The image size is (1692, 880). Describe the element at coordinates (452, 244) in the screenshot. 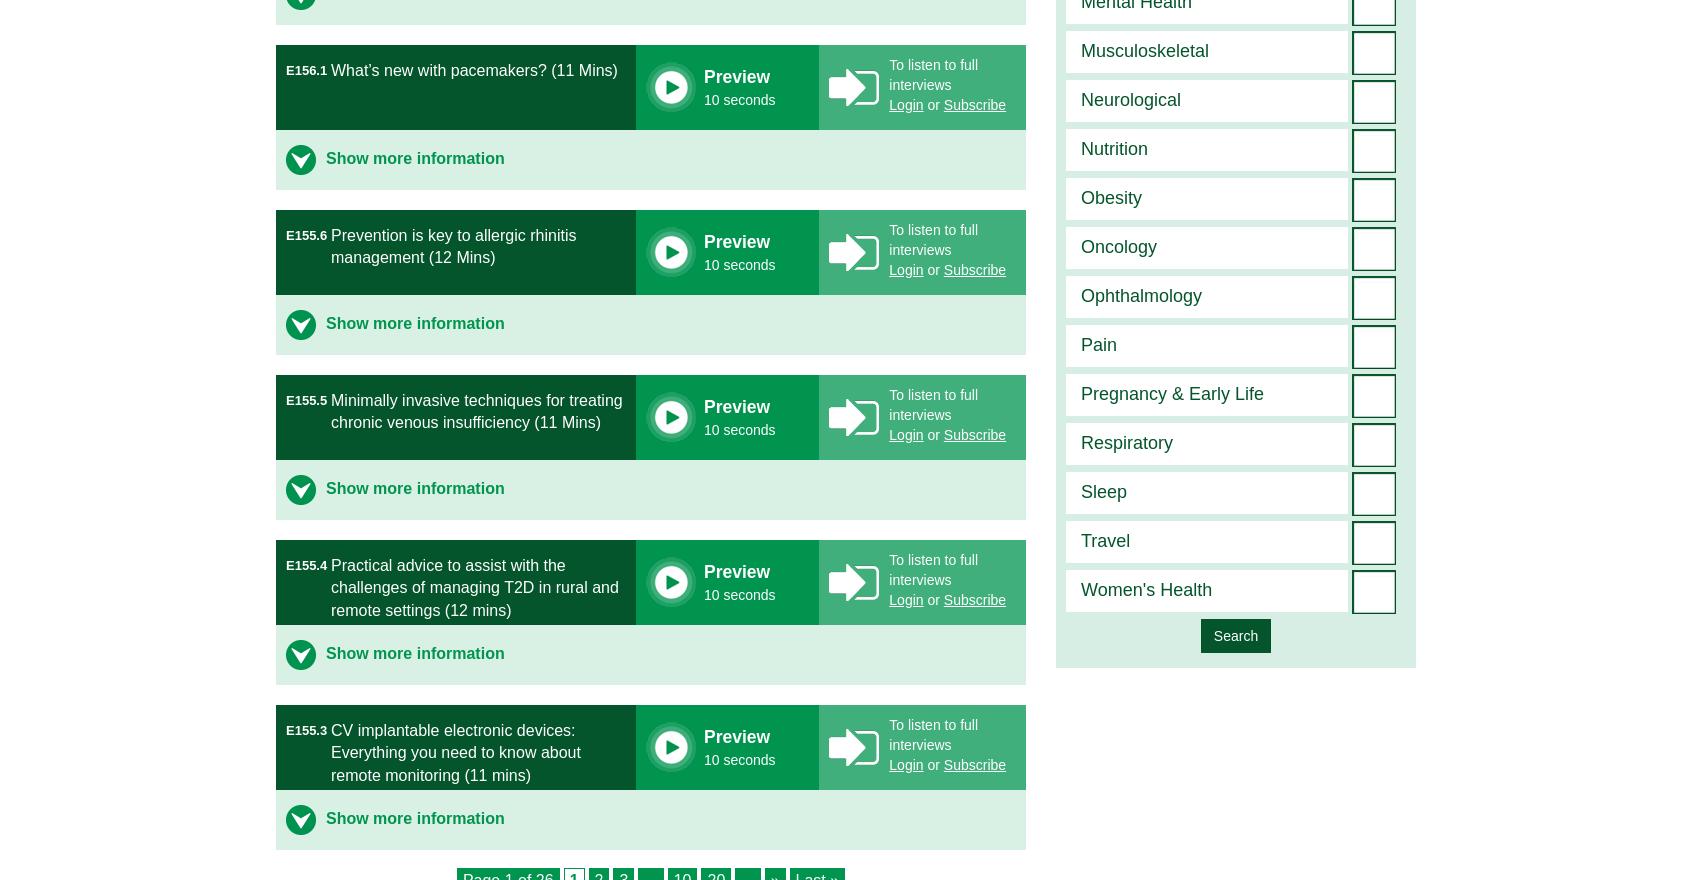

I see `'Prevention is key to allergic rhinitis management (12 Mins)'` at that location.